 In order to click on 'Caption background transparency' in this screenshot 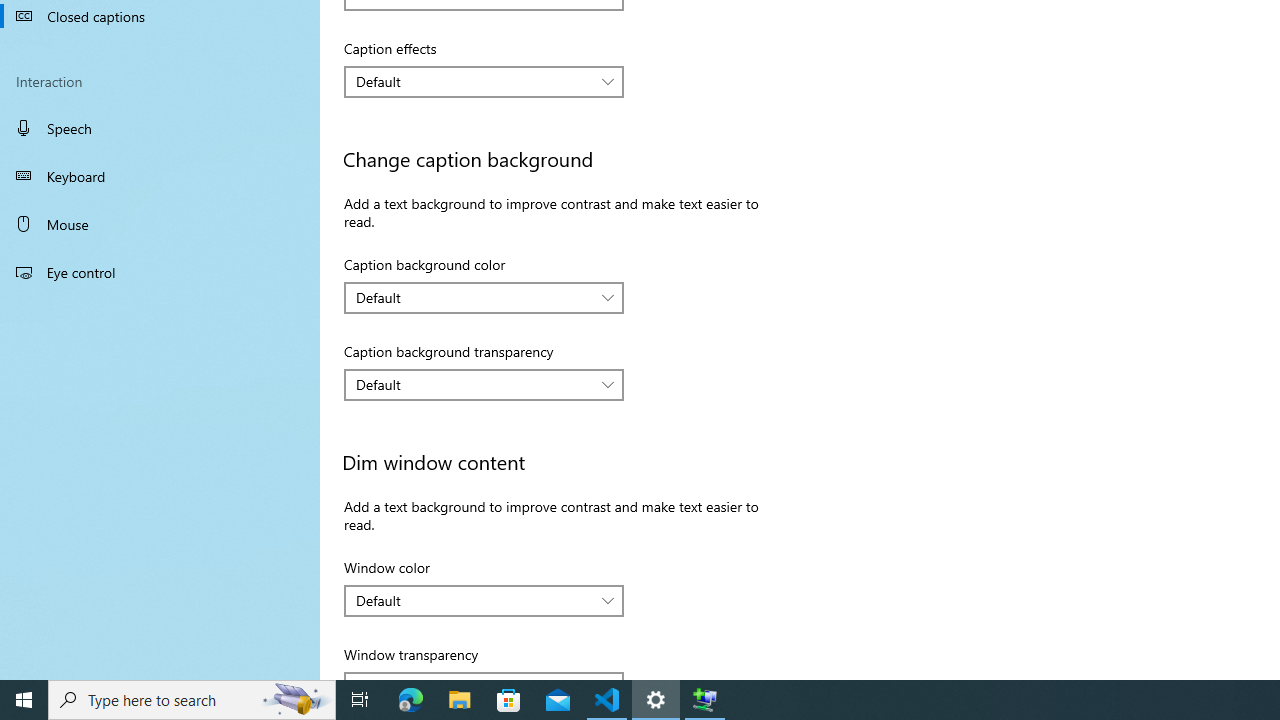, I will do `click(484, 384)`.